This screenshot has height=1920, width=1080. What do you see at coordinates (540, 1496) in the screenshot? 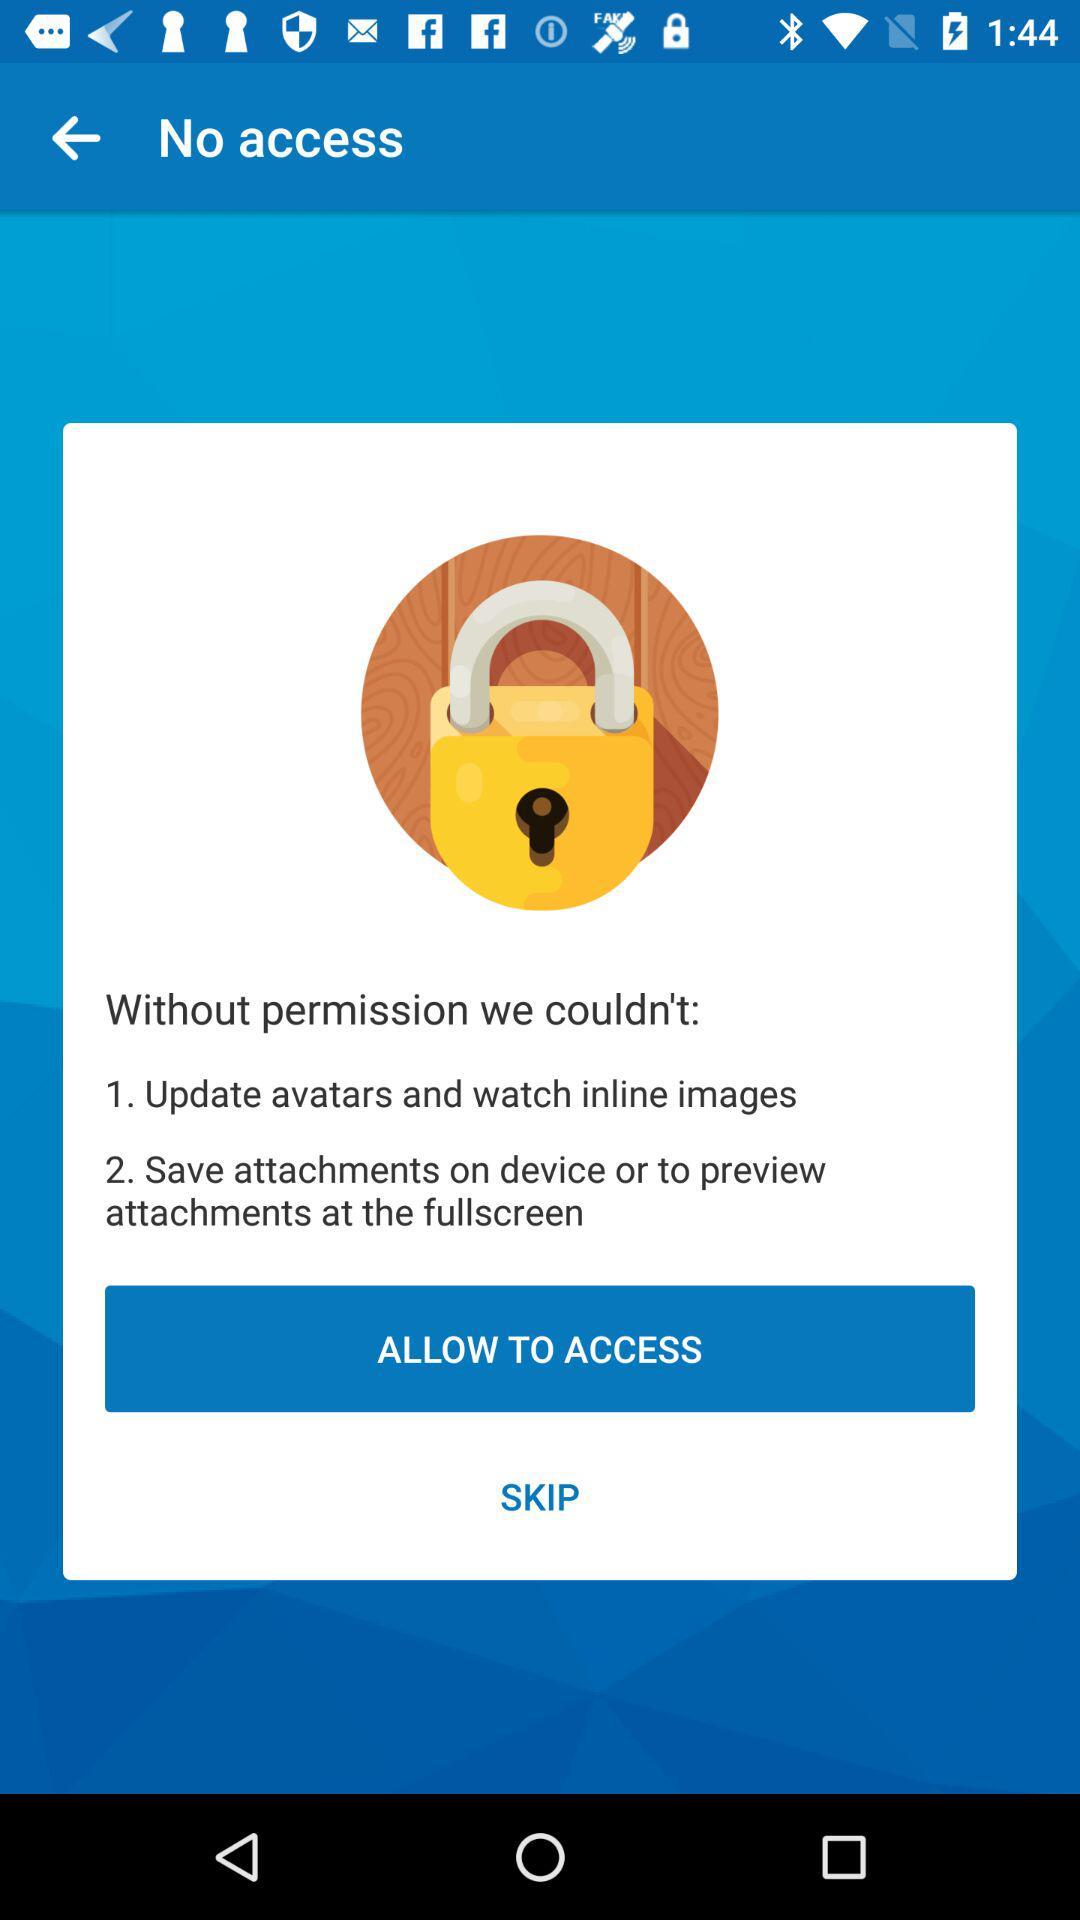
I see `skip item` at bounding box center [540, 1496].